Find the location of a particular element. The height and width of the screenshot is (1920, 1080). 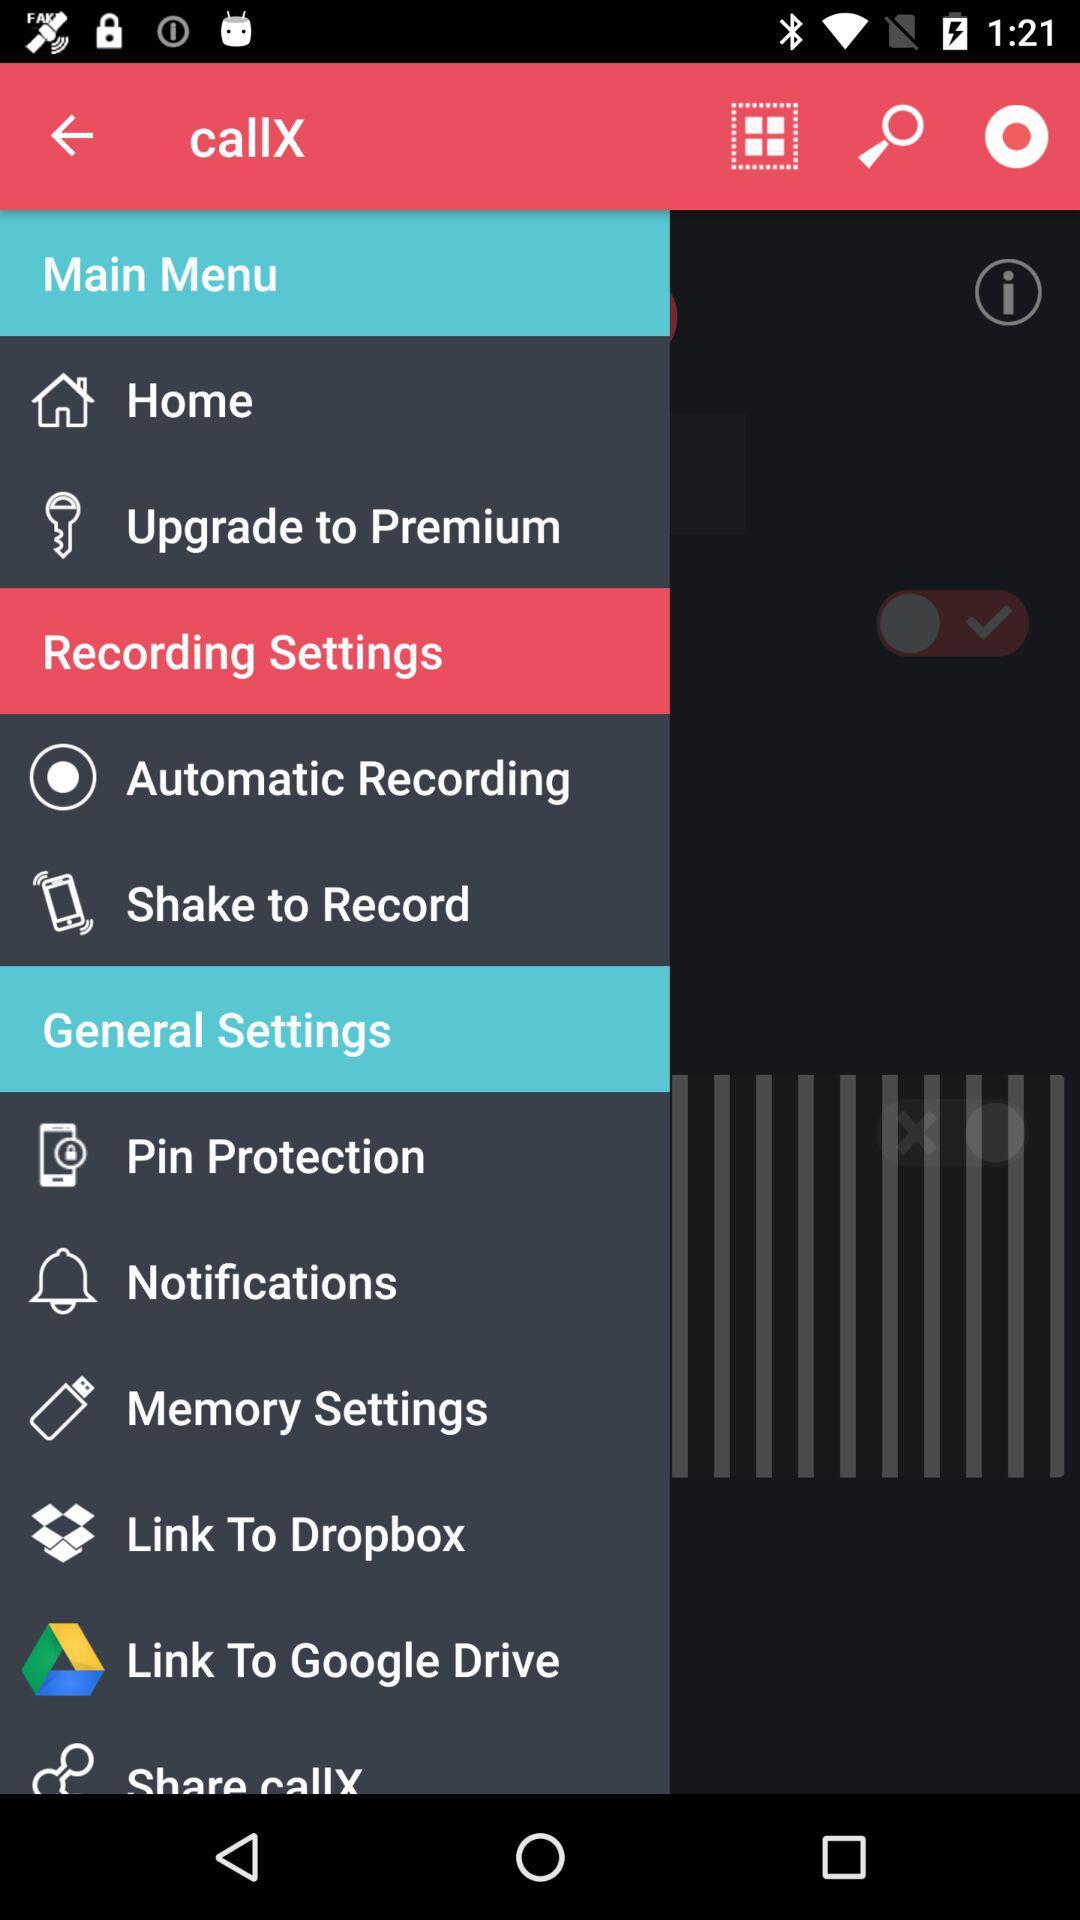

the info icon is located at coordinates (1015, 272).